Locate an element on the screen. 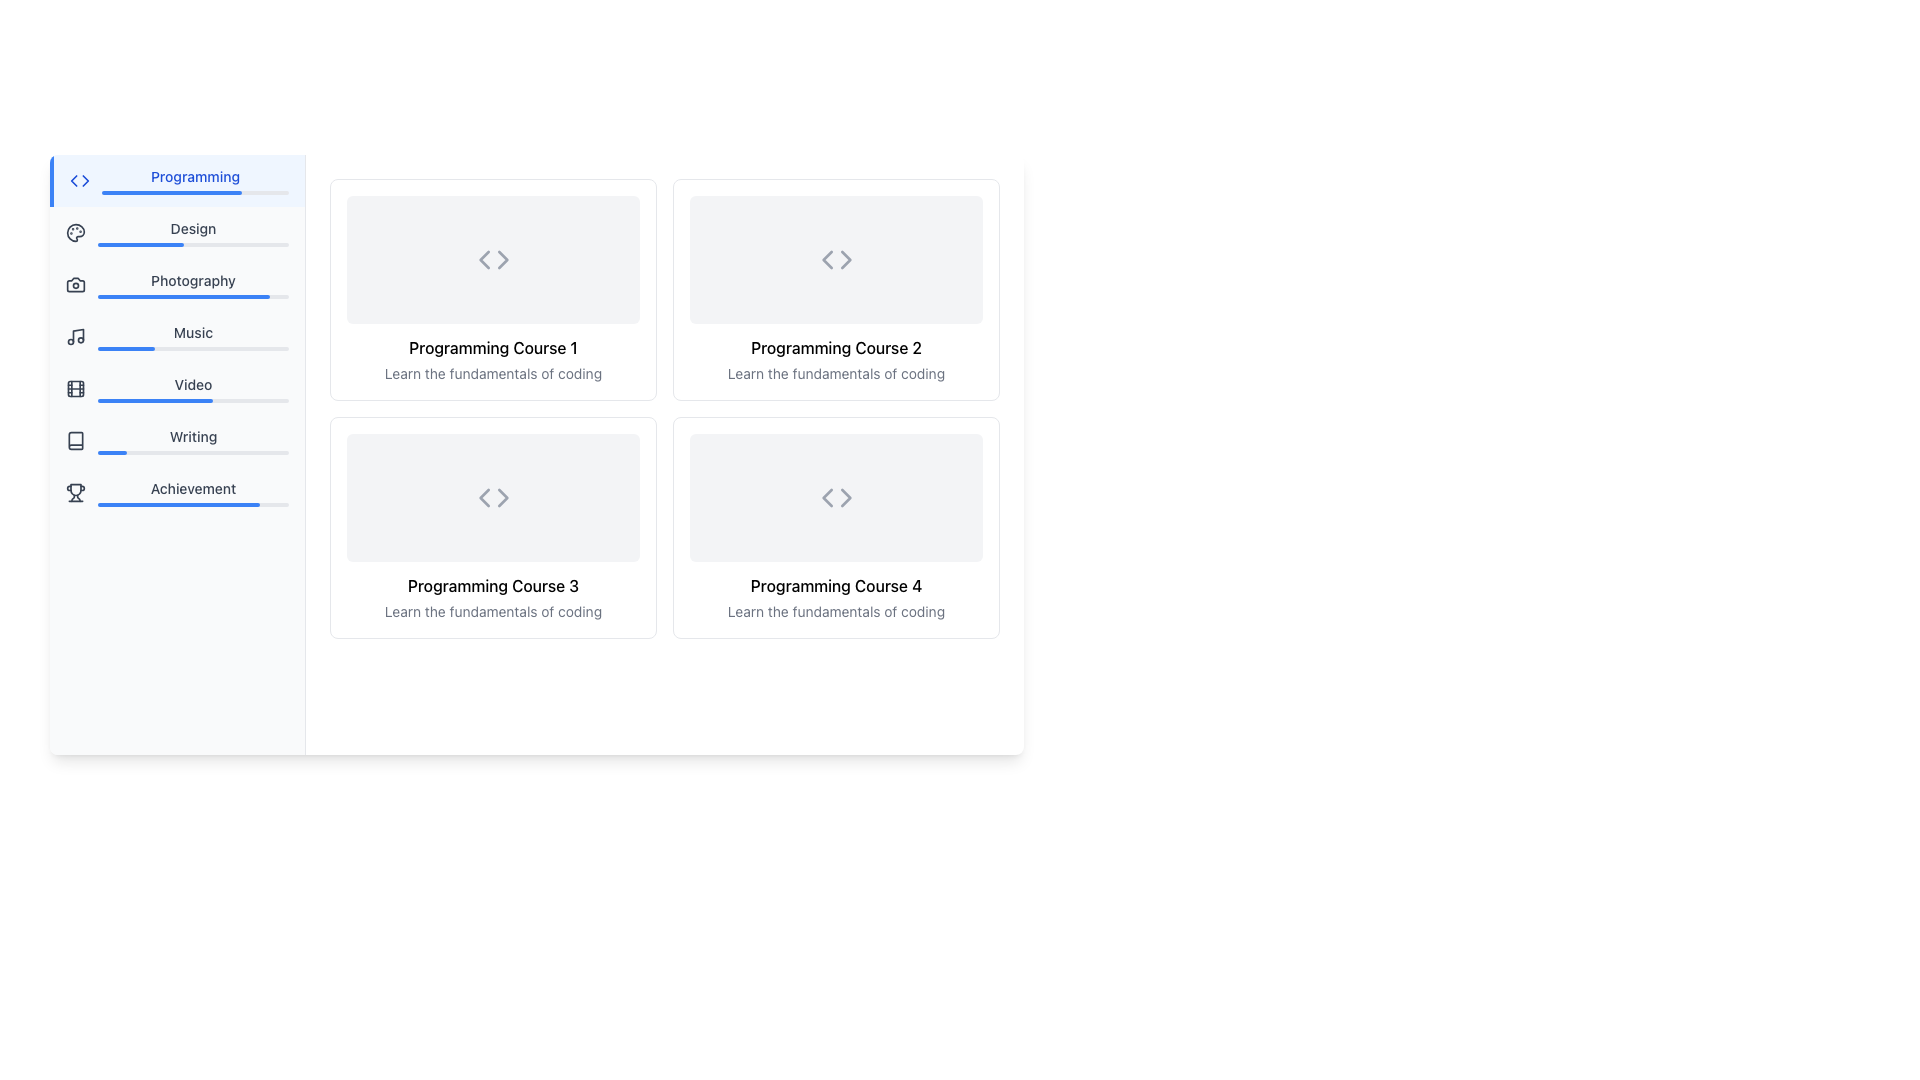 This screenshot has width=1920, height=1080. the coding icon that represents the 'Programming Course 2' in the top-right card of the 2x2 grid layout is located at coordinates (836, 258).